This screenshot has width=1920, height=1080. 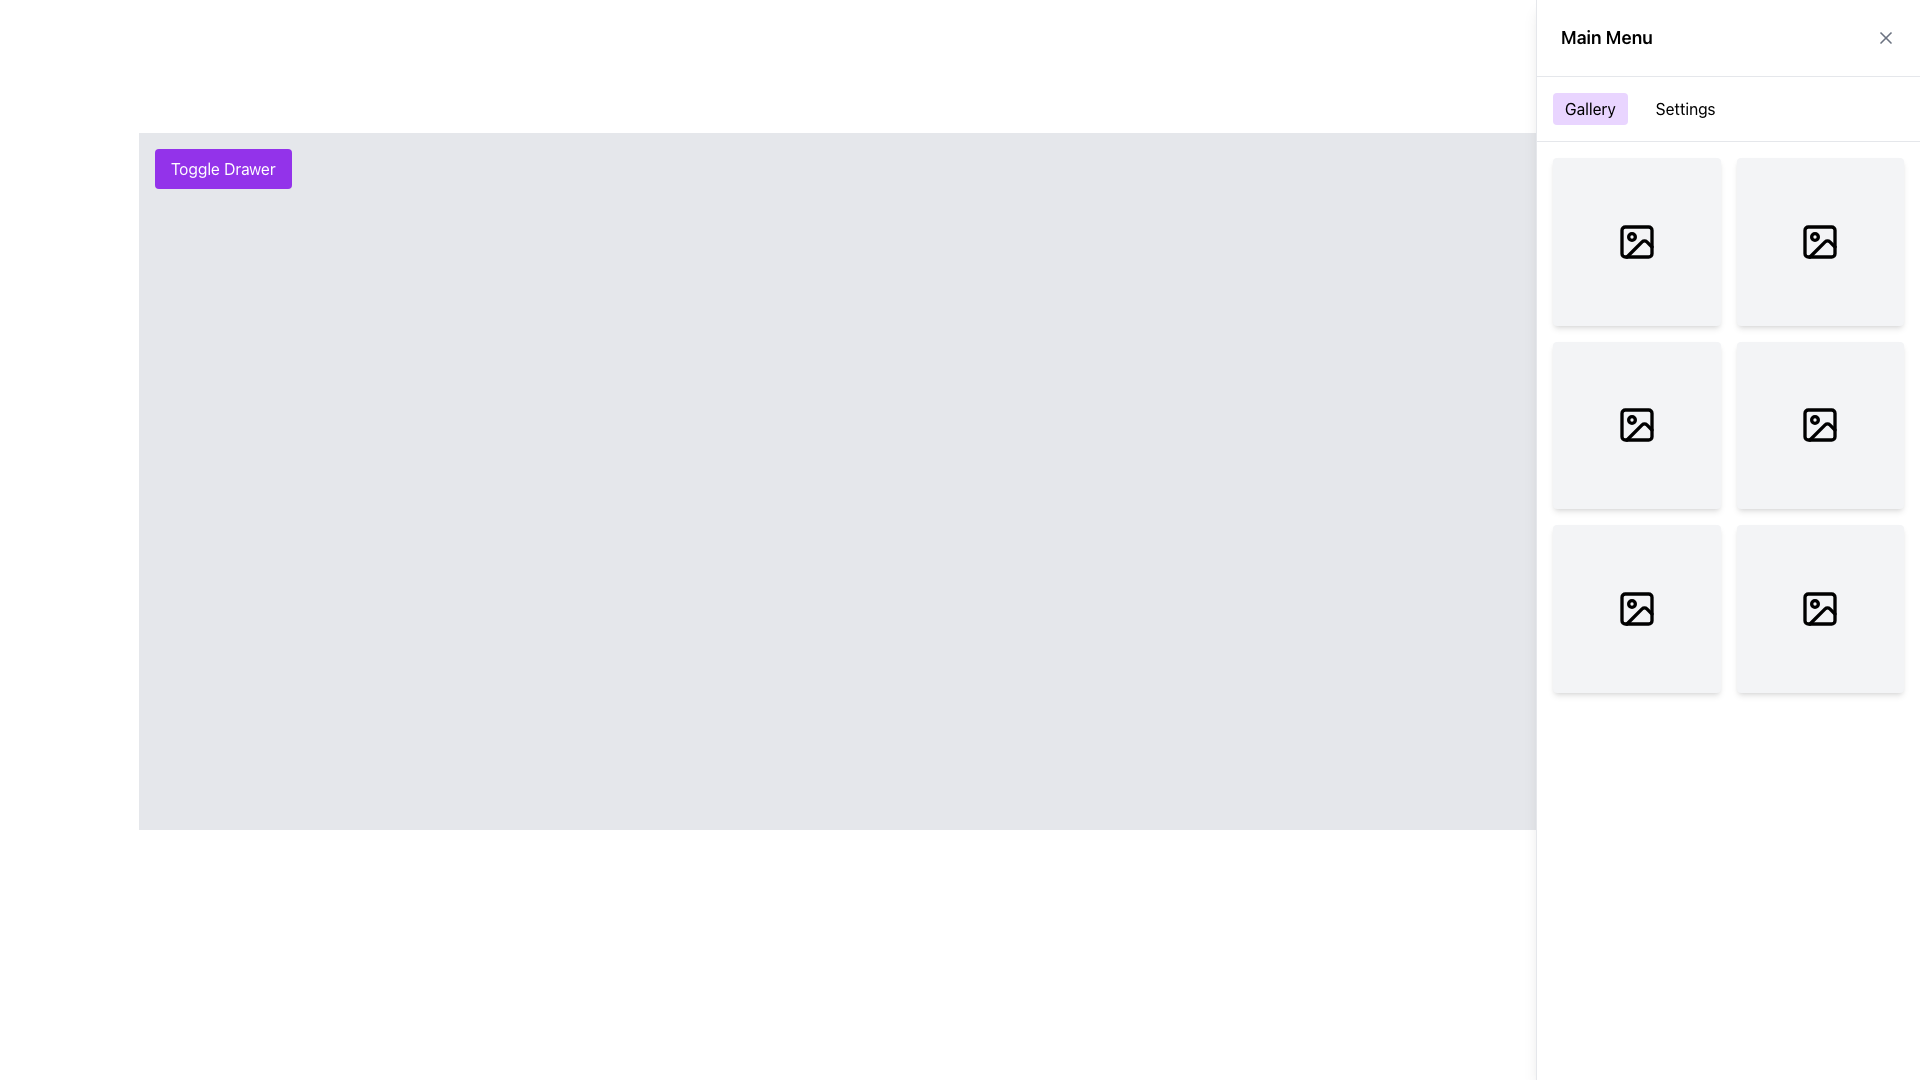 What do you see at coordinates (1684, 108) in the screenshot?
I see `the 'Settings' button` at bounding box center [1684, 108].